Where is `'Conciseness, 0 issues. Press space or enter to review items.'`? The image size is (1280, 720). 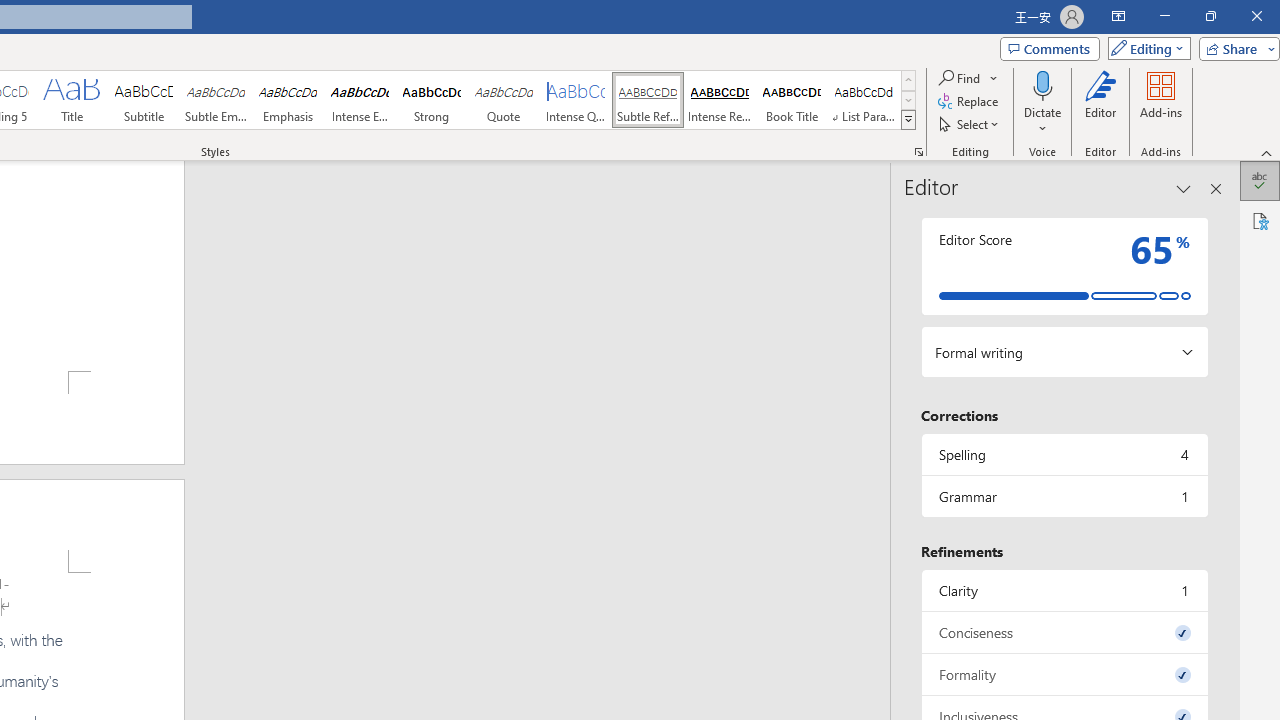 'Conciseness, 0 issues. Press space or enter to review items.' is located at coordinates (1063, 632).